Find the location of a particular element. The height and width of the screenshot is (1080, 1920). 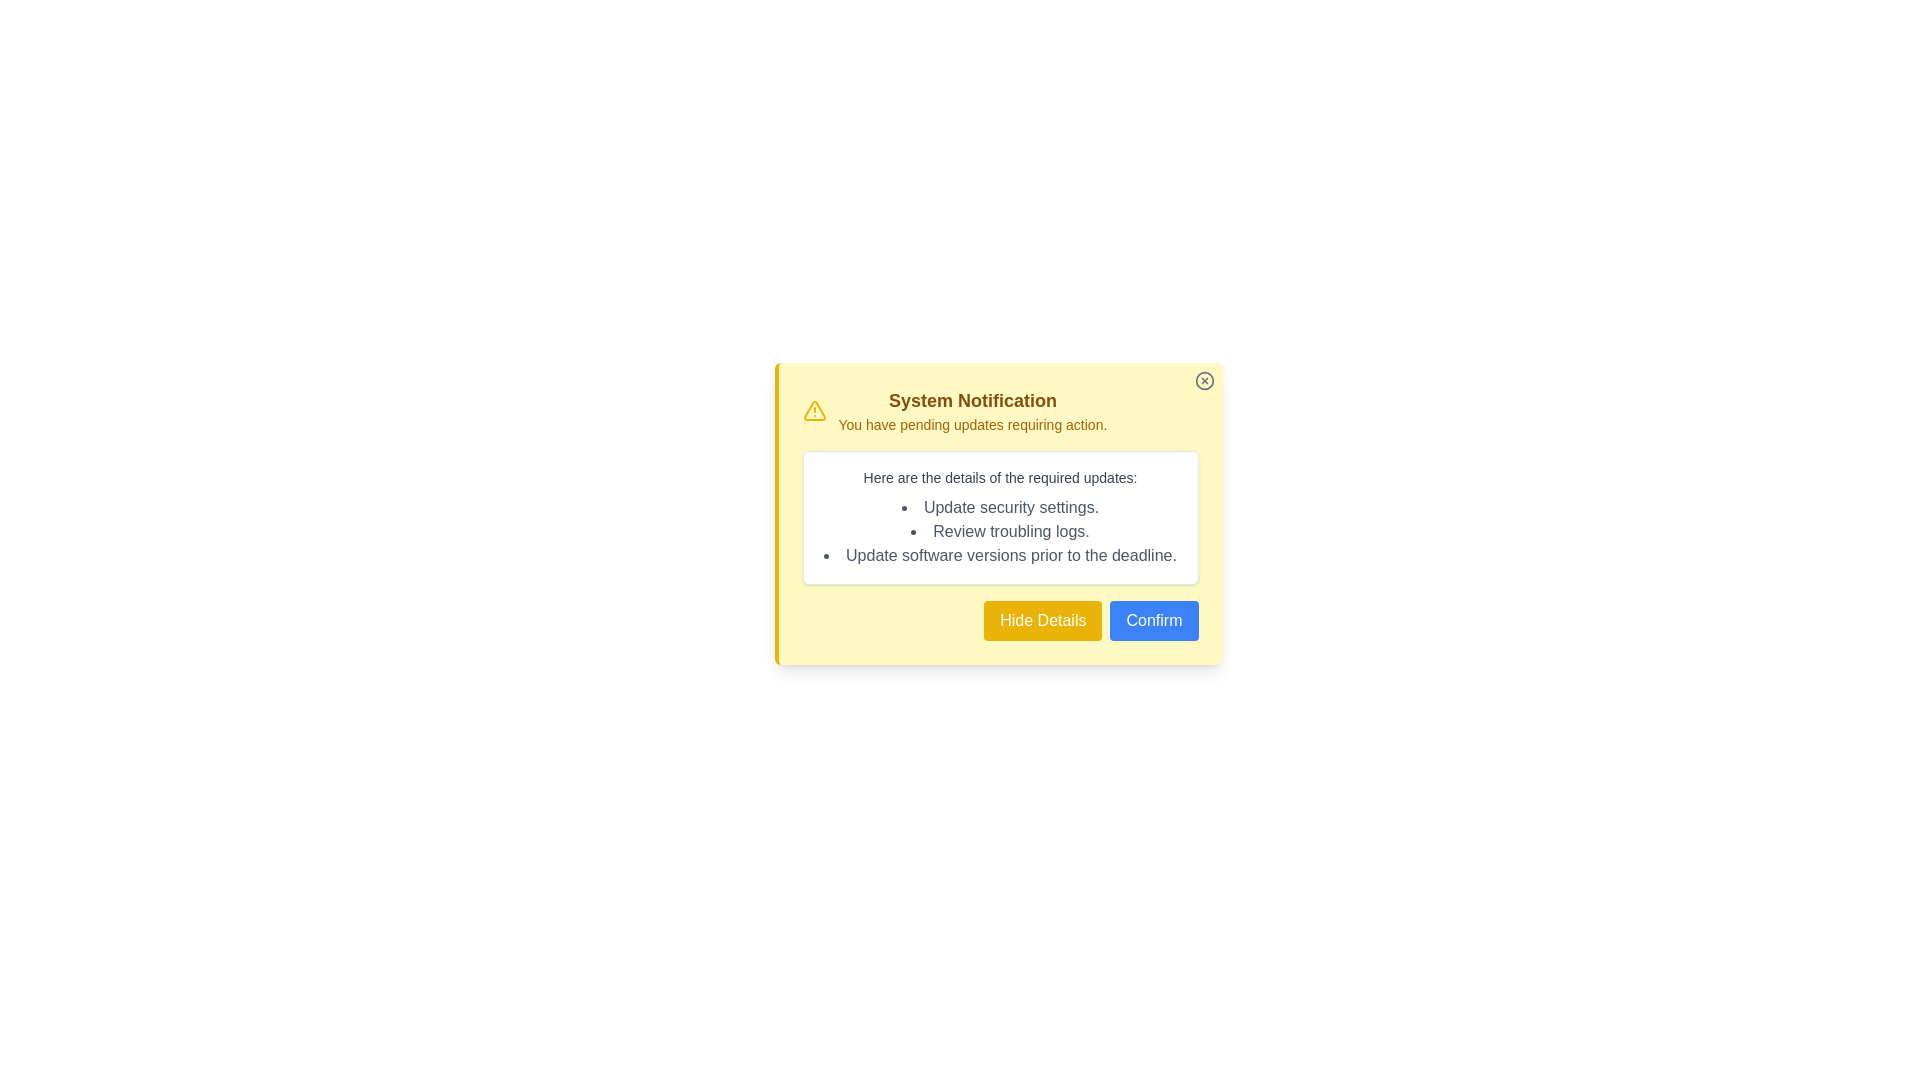

'Confirm' button to acknowledge the notification is located at coordinates (1154, 620).